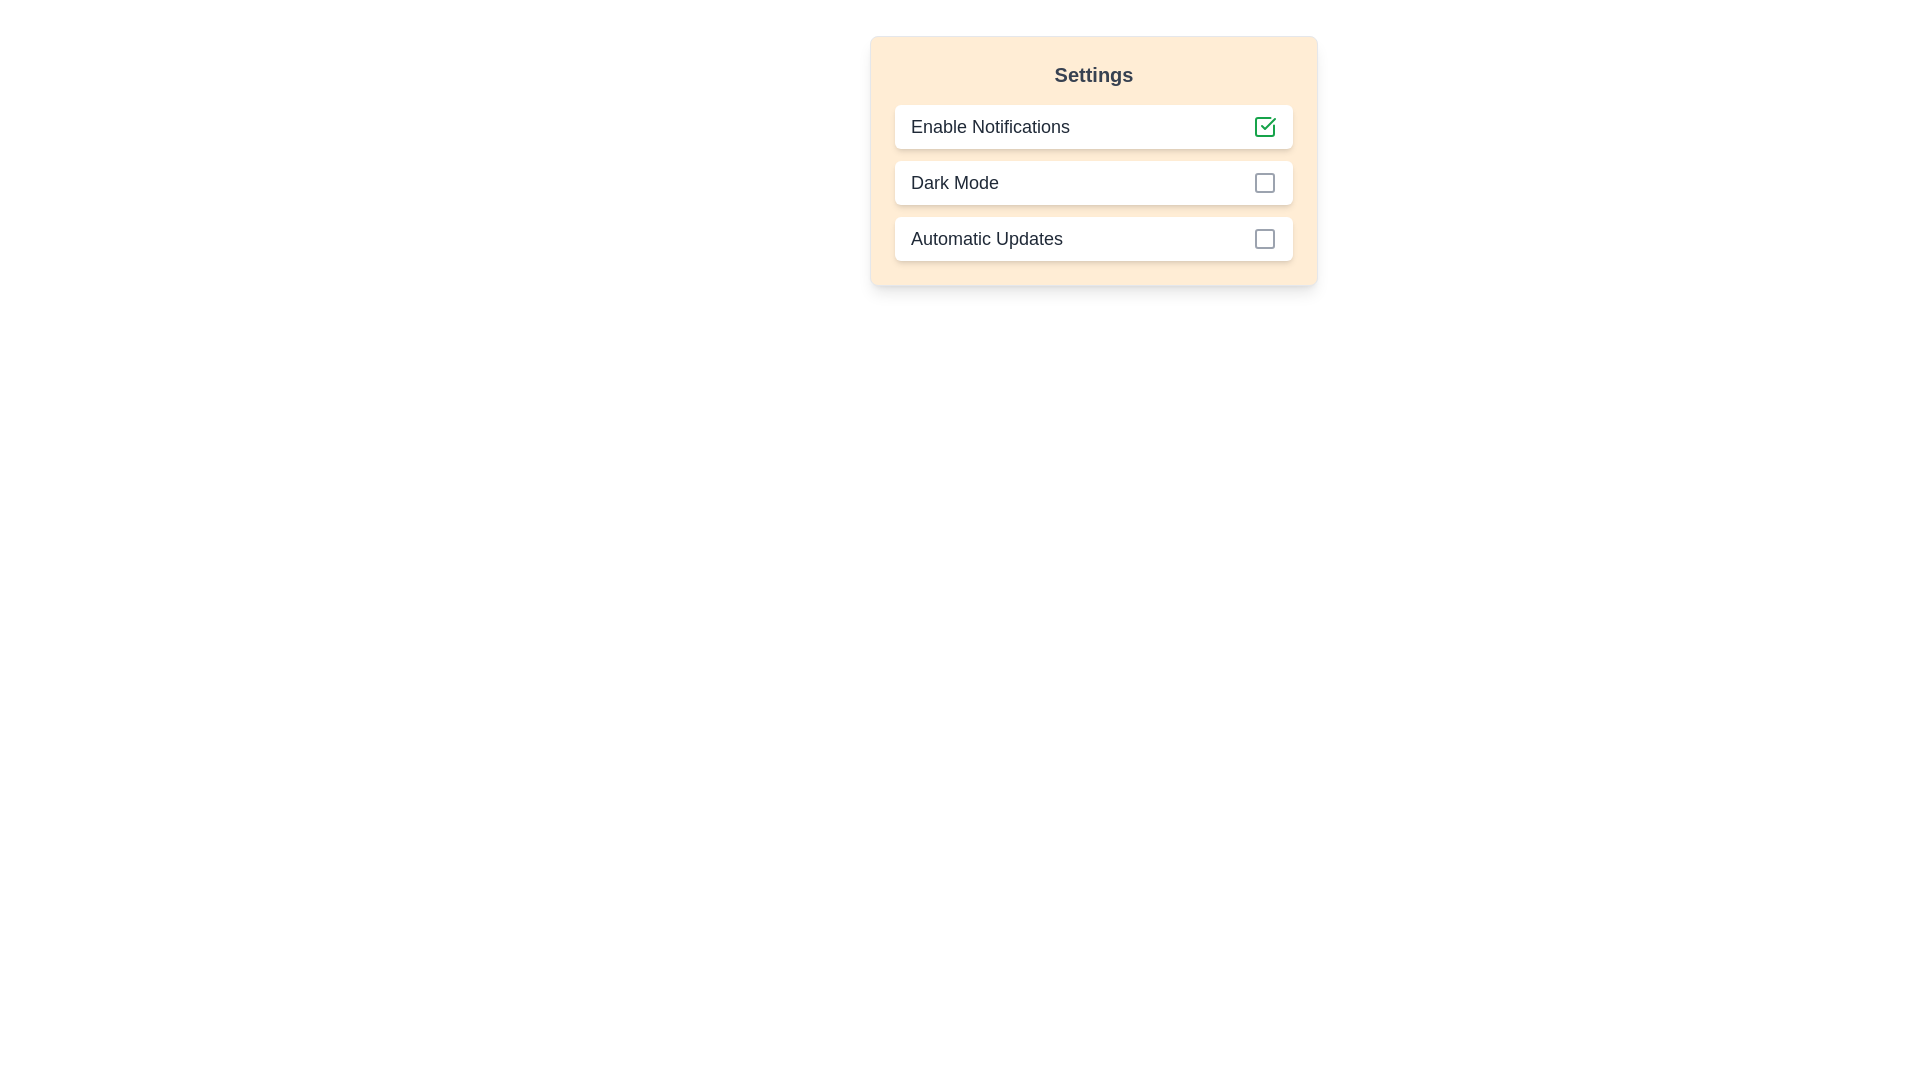 The width and height of the screenshot is (1920, 1080). Describe the element at coordinates (987, 238) in the screenshot. I see `the 'Automatic Updates' text label, which is displayed in dark gray with a large font size, located in the settings options list under the header 'Settings.'` at that location.